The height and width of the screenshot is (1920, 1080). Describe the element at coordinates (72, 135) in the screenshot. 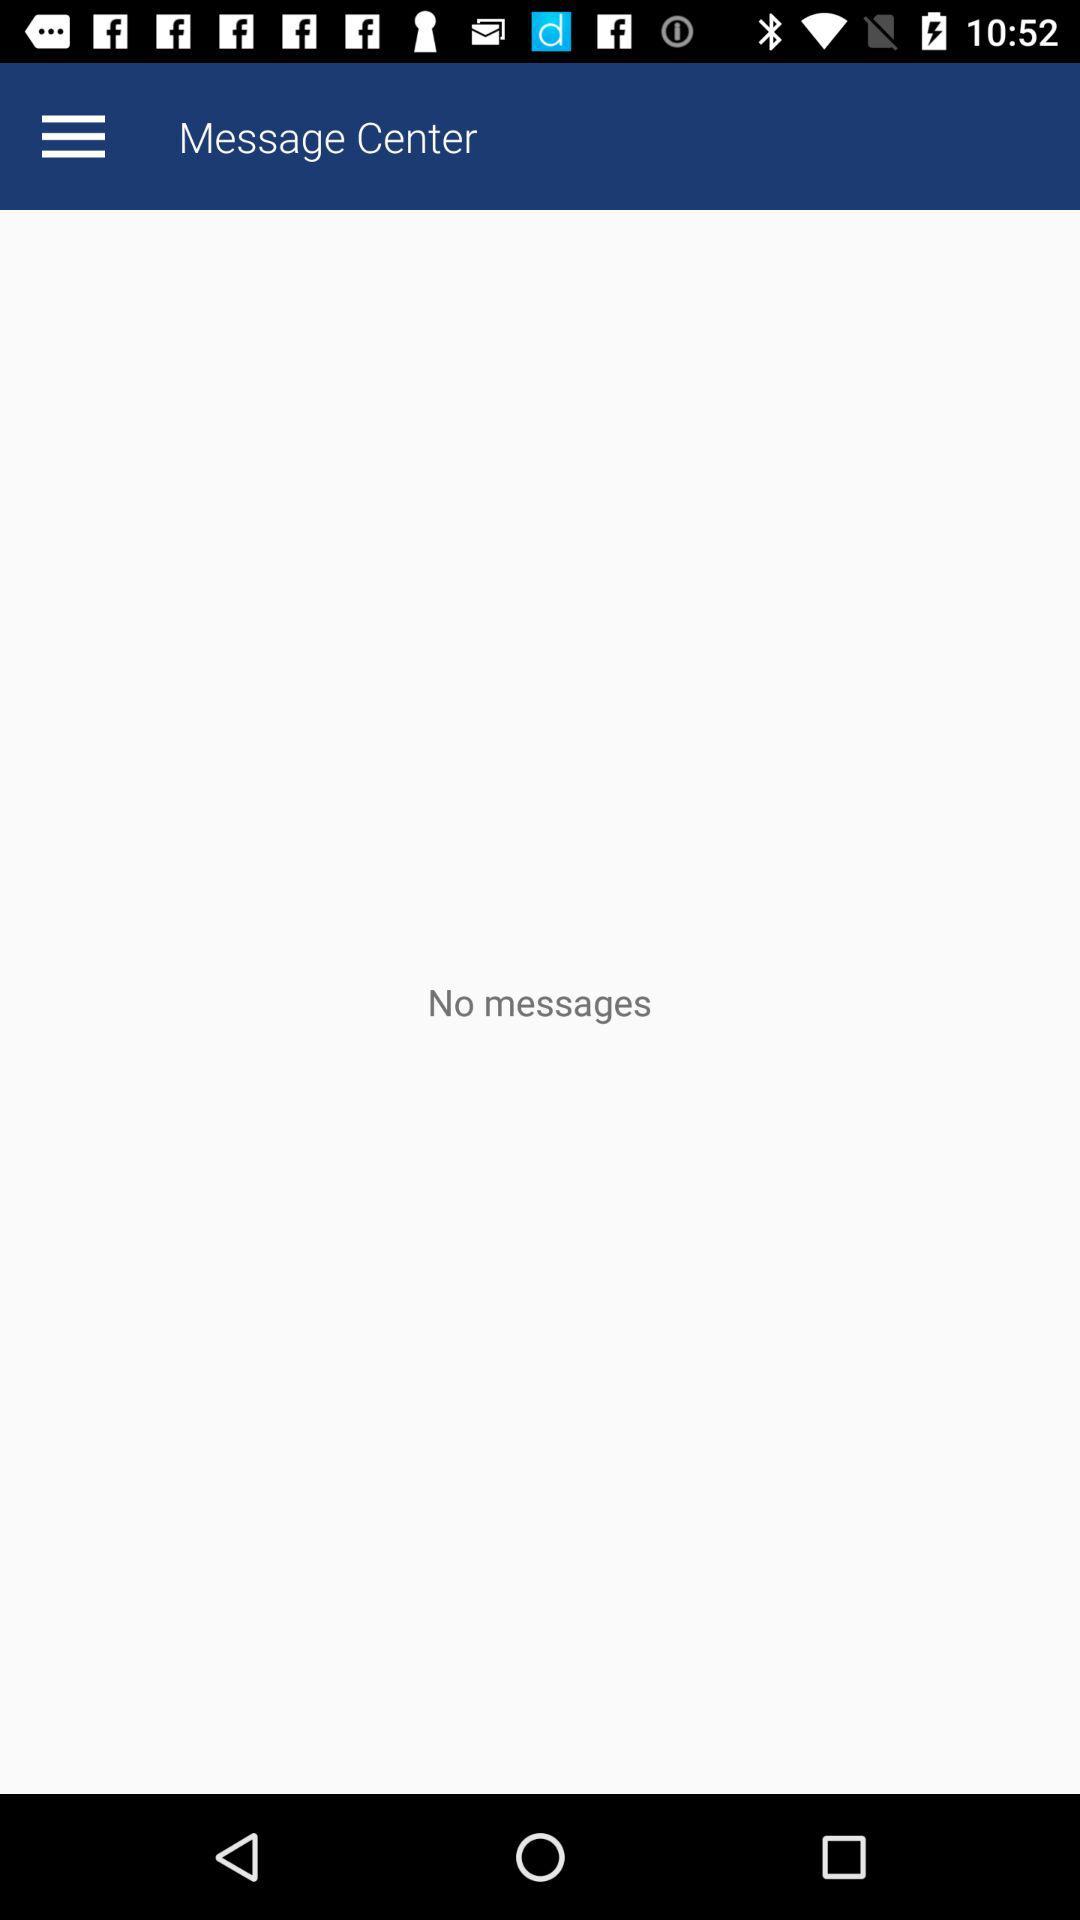

I see `icon at the top left corner` at that location.